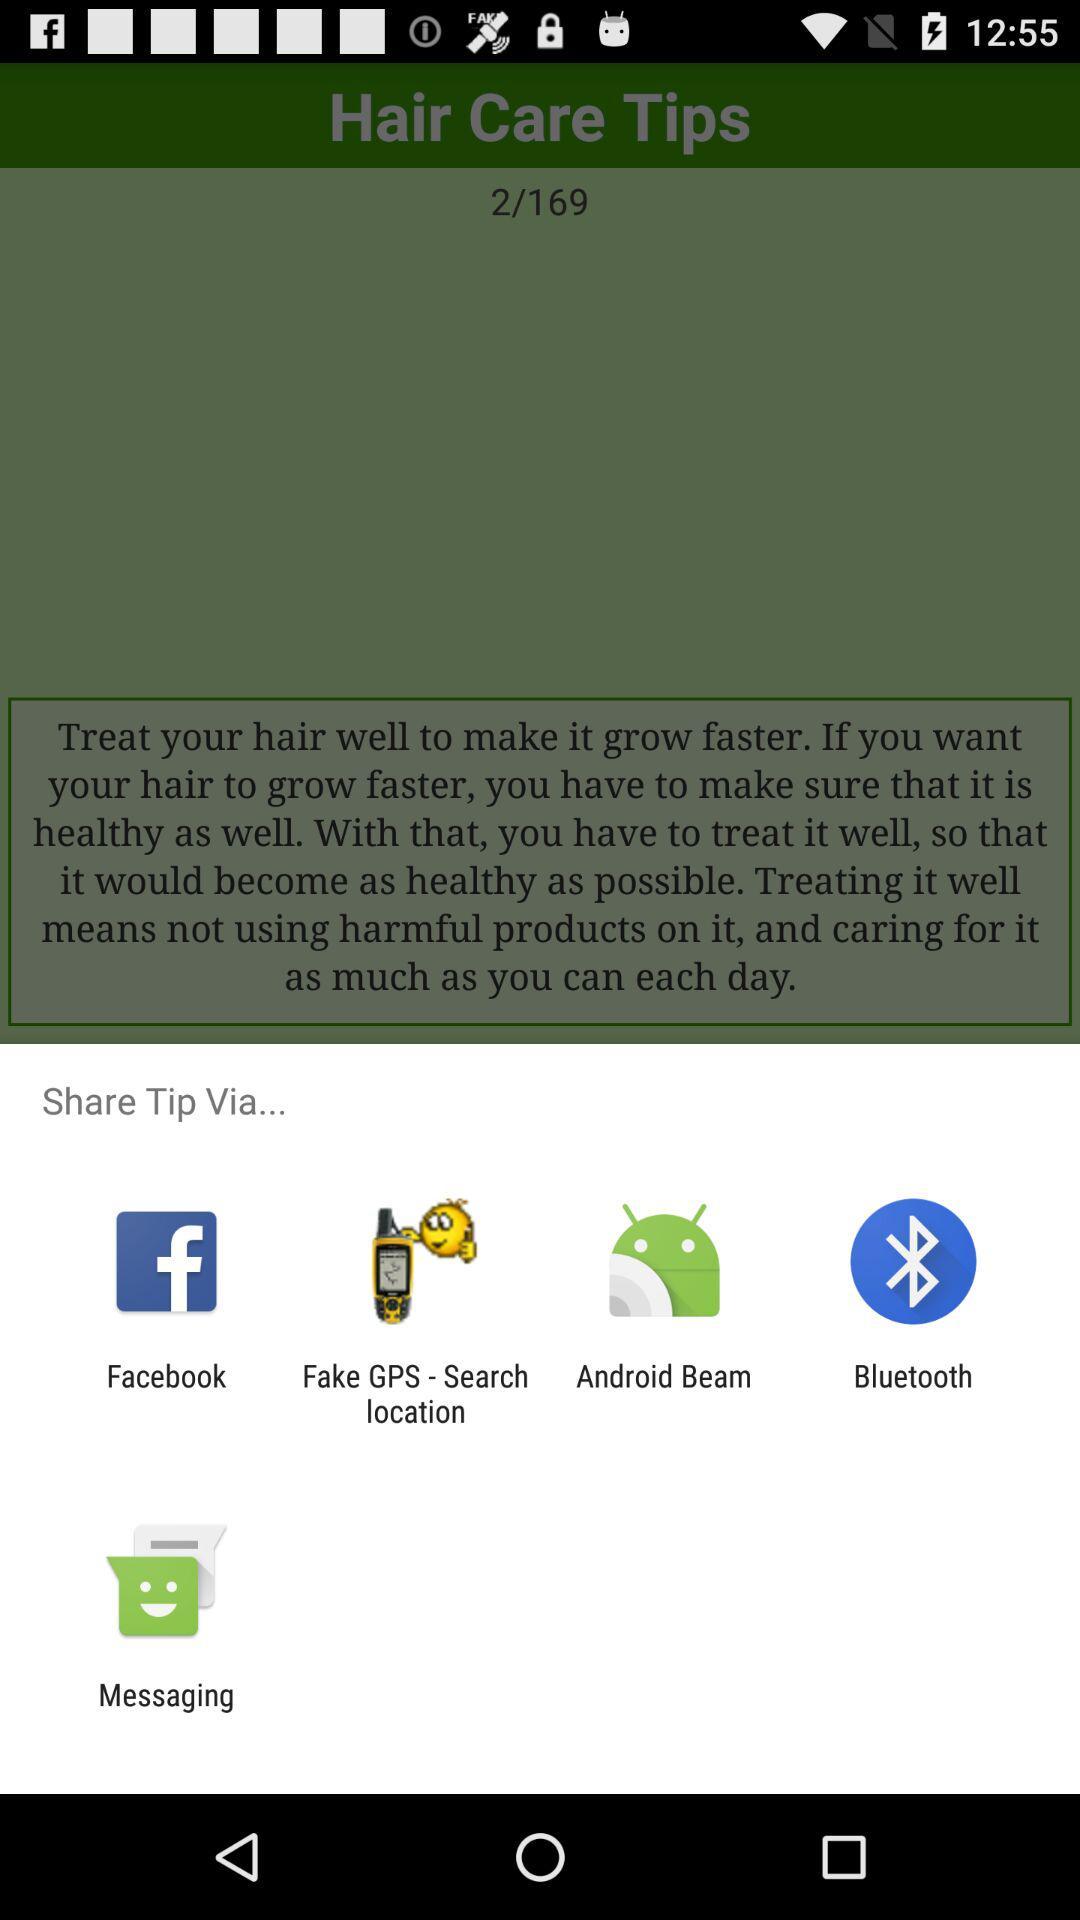 The image size is (1080, 1920). Describe the element at coordinates (414, 1392) in the screenshot. I see `fake gps search` at that location.